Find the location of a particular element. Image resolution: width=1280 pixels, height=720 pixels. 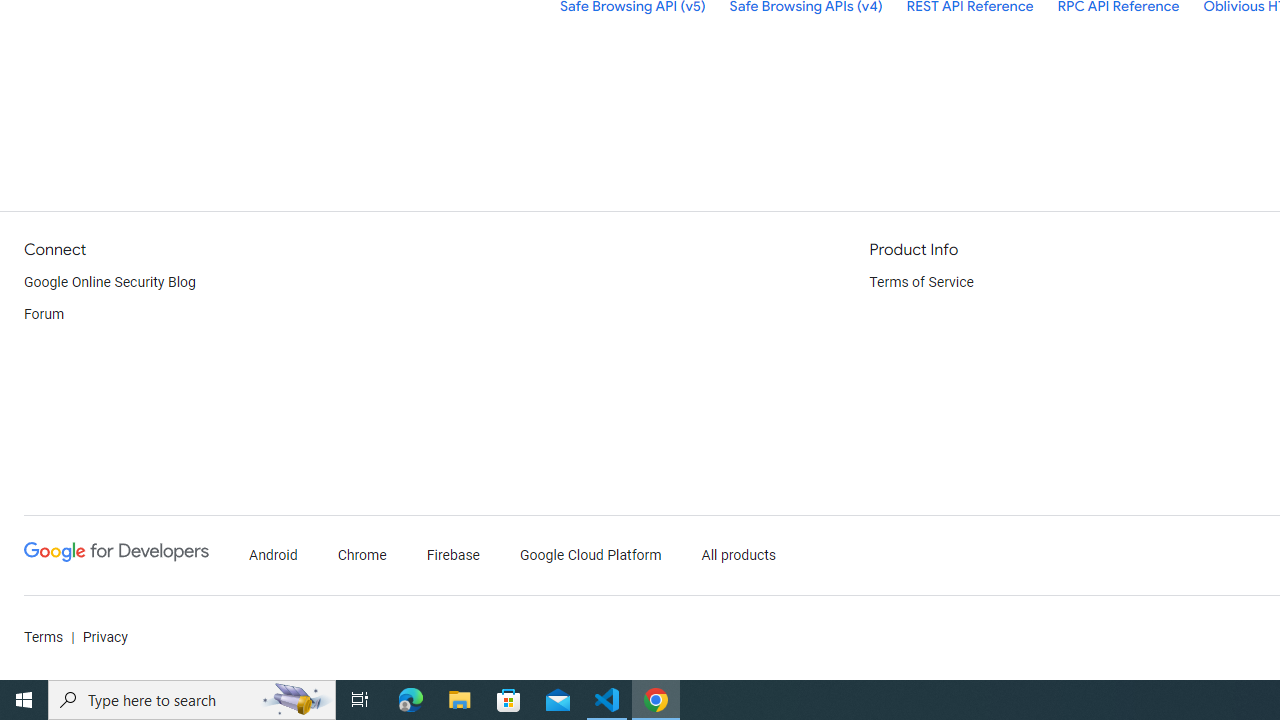

'Android' is located at coordinates (272, 555).